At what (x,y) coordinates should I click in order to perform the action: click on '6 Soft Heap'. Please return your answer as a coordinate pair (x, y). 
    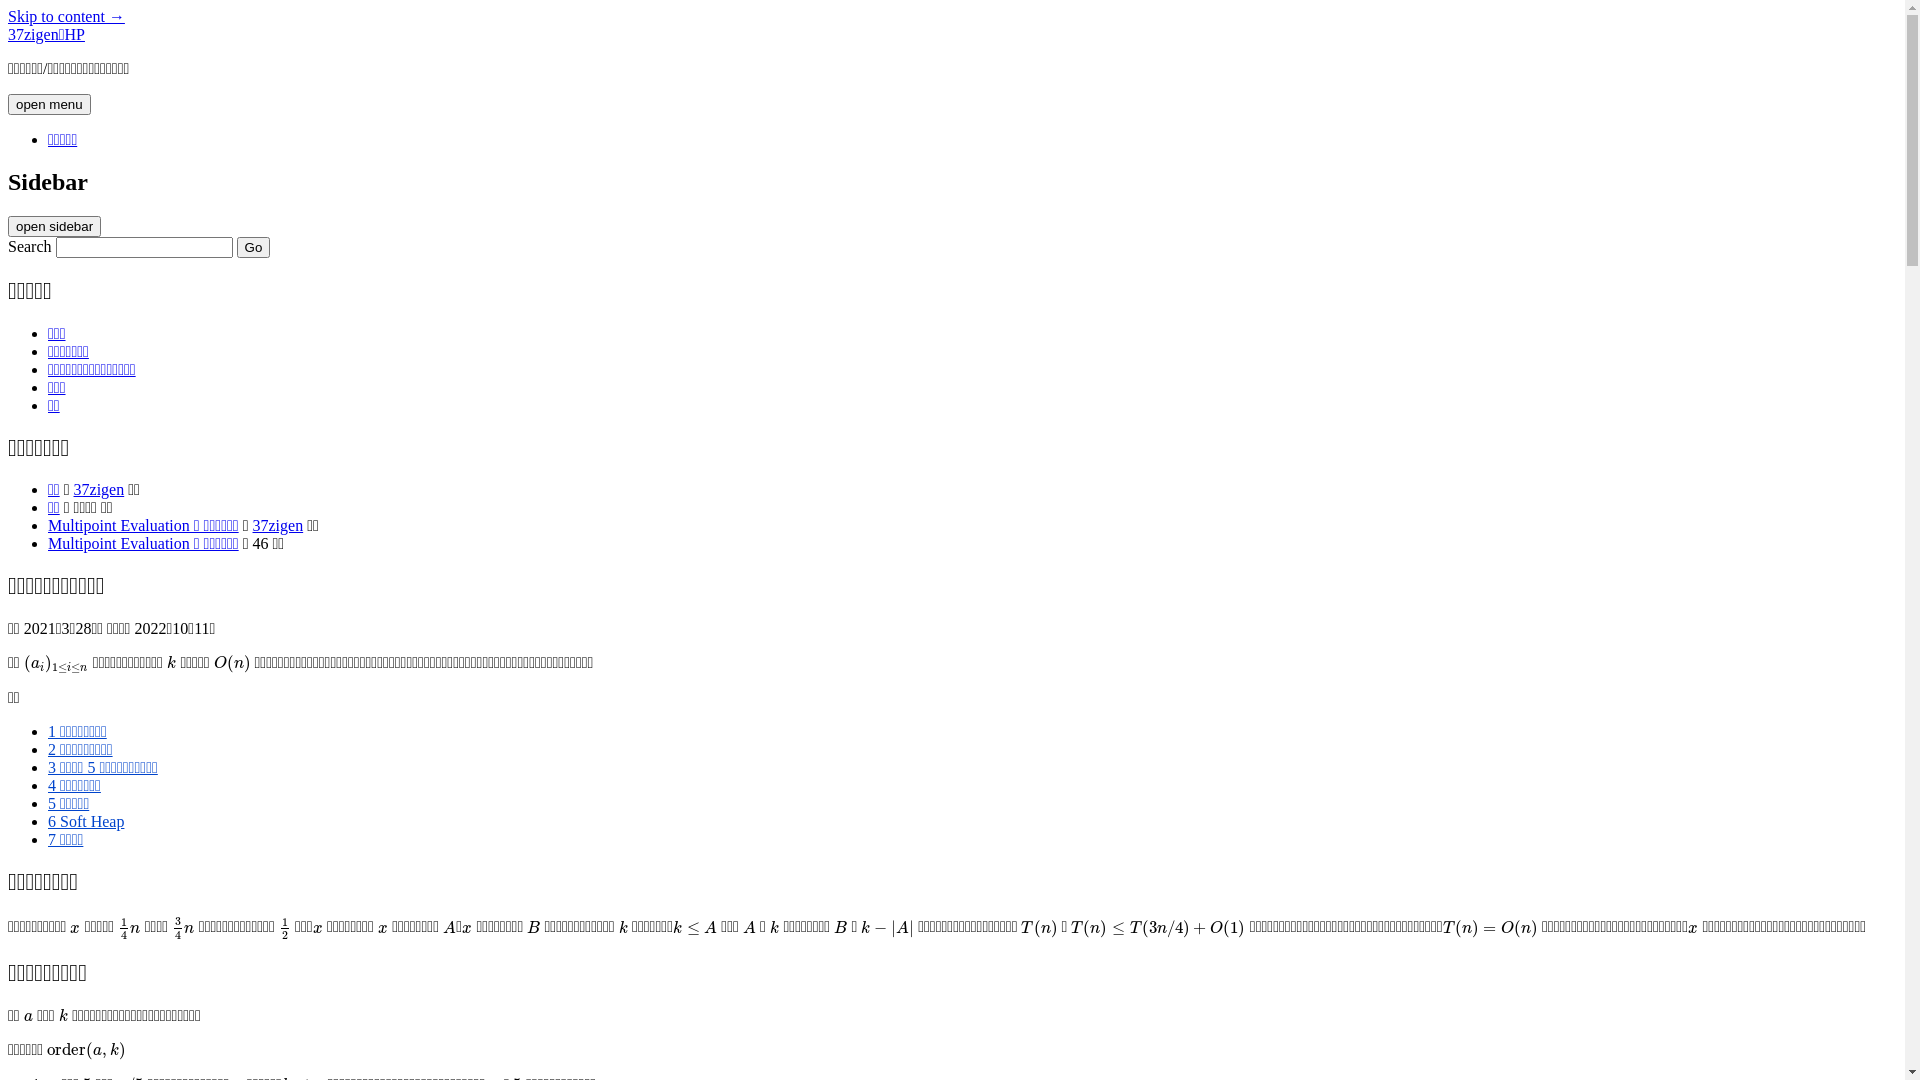
    Looking at the image, I should click on (85, 821).